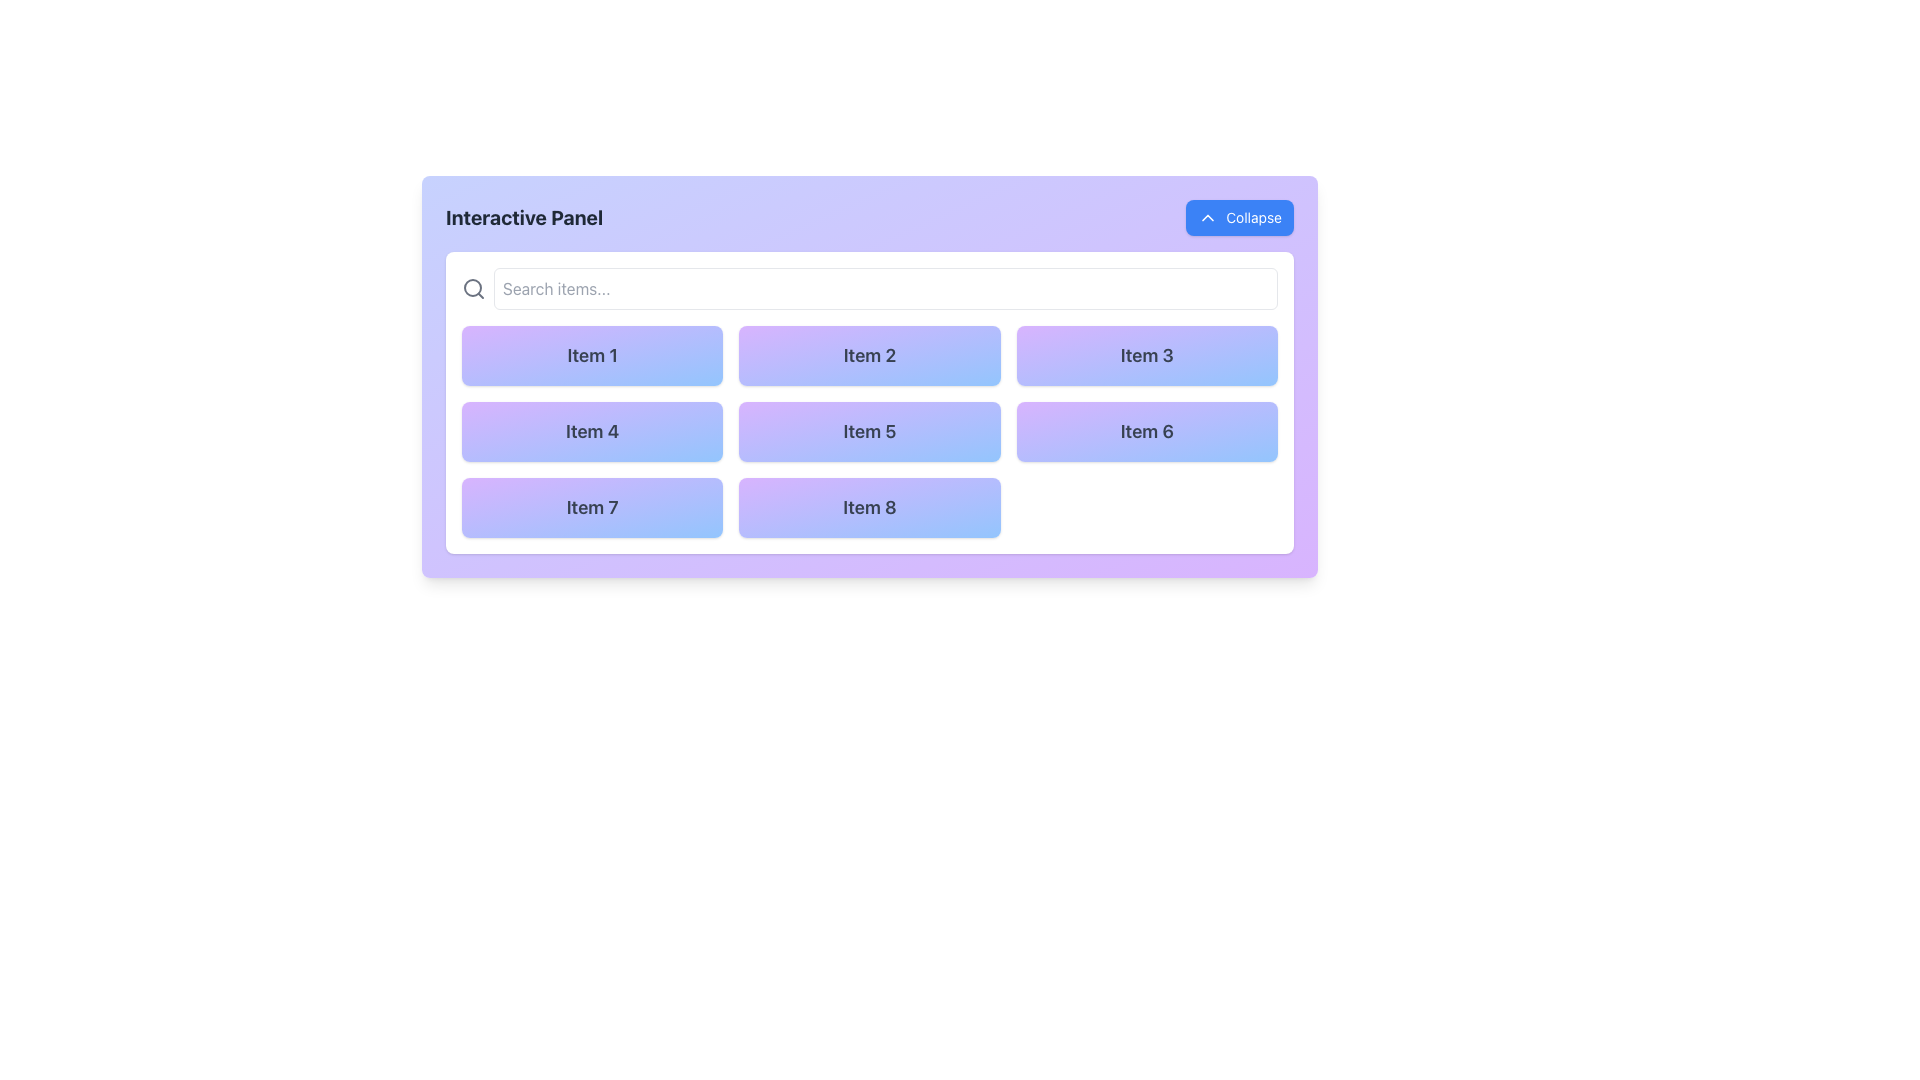  Describe the element at coordinates (869, 354) in the screenshot. I see `the static text label located in the upper central part of the grid, which is the second item in a horizontal row adjacent to 'Item 1' and 'Item 3'` at that location.